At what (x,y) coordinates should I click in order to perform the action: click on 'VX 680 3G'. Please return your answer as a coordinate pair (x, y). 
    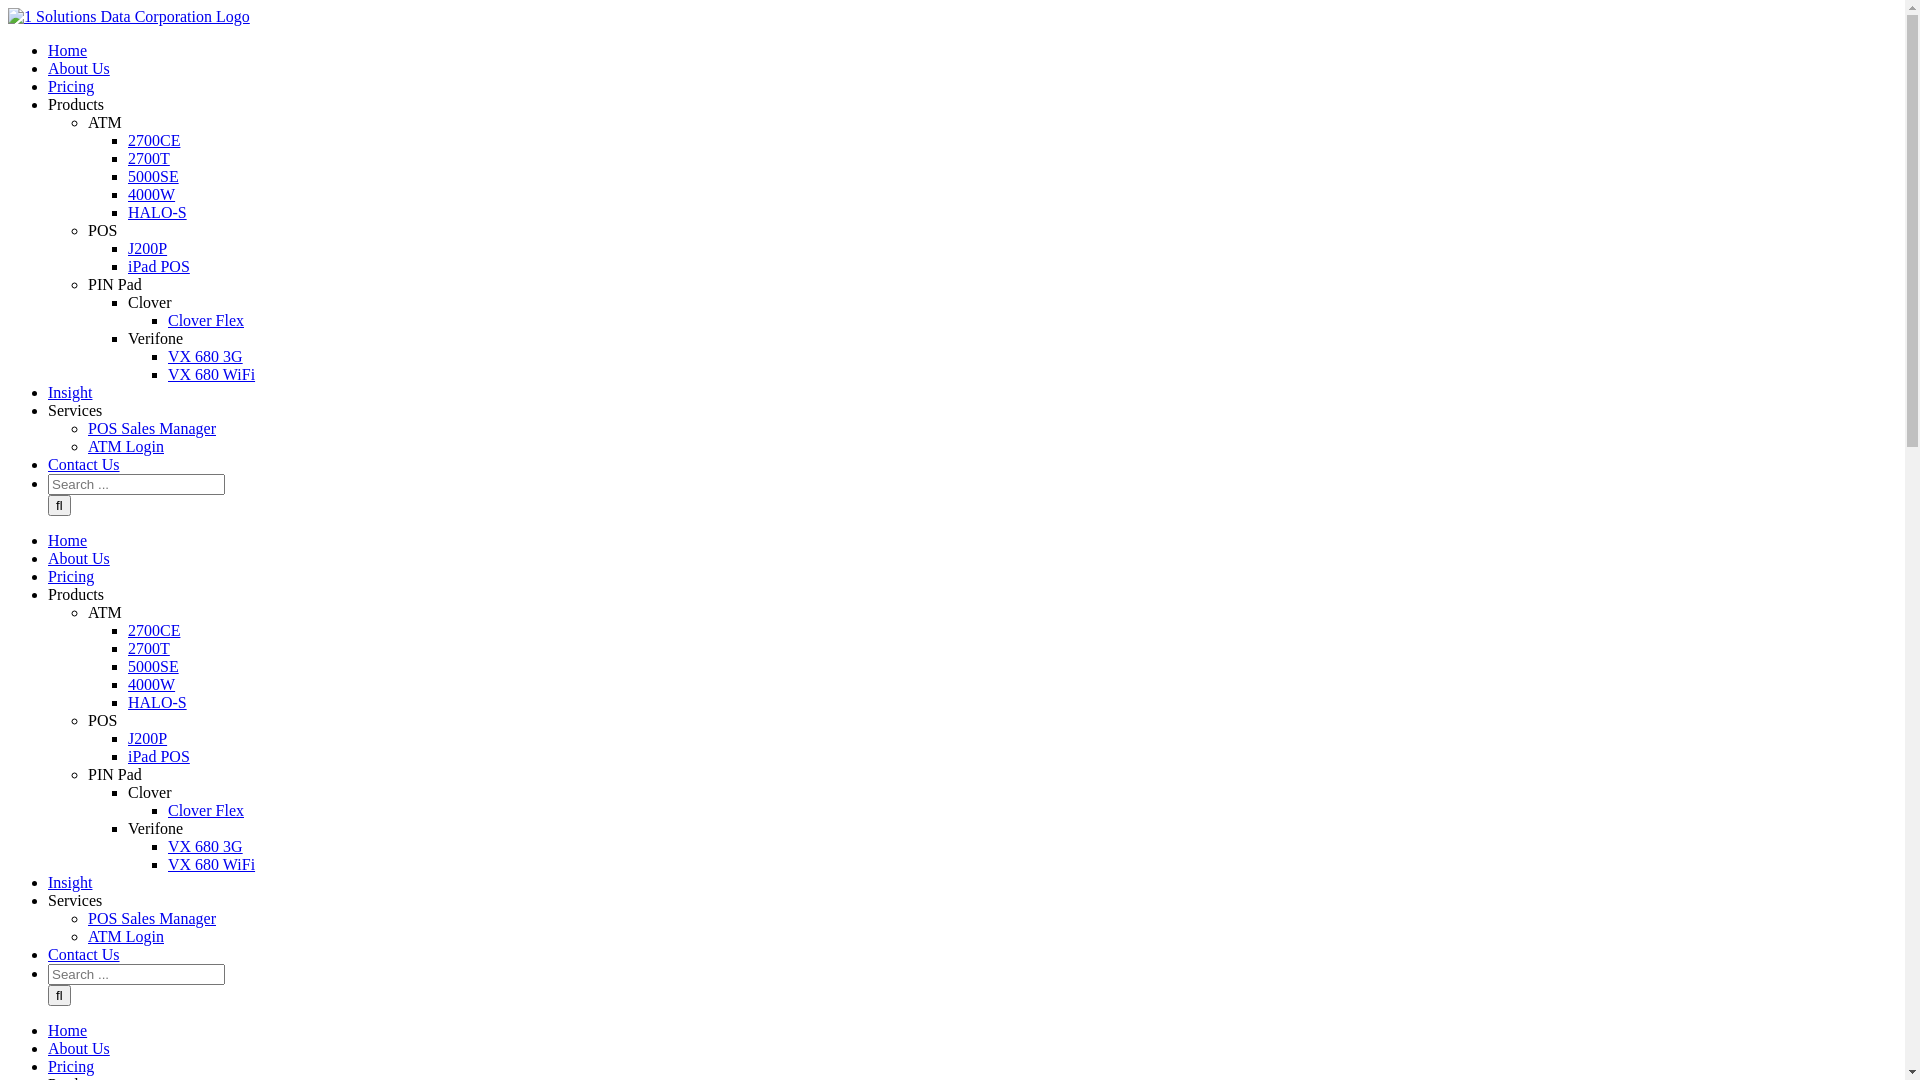
    Looking at the image, I should click on (205, 355).